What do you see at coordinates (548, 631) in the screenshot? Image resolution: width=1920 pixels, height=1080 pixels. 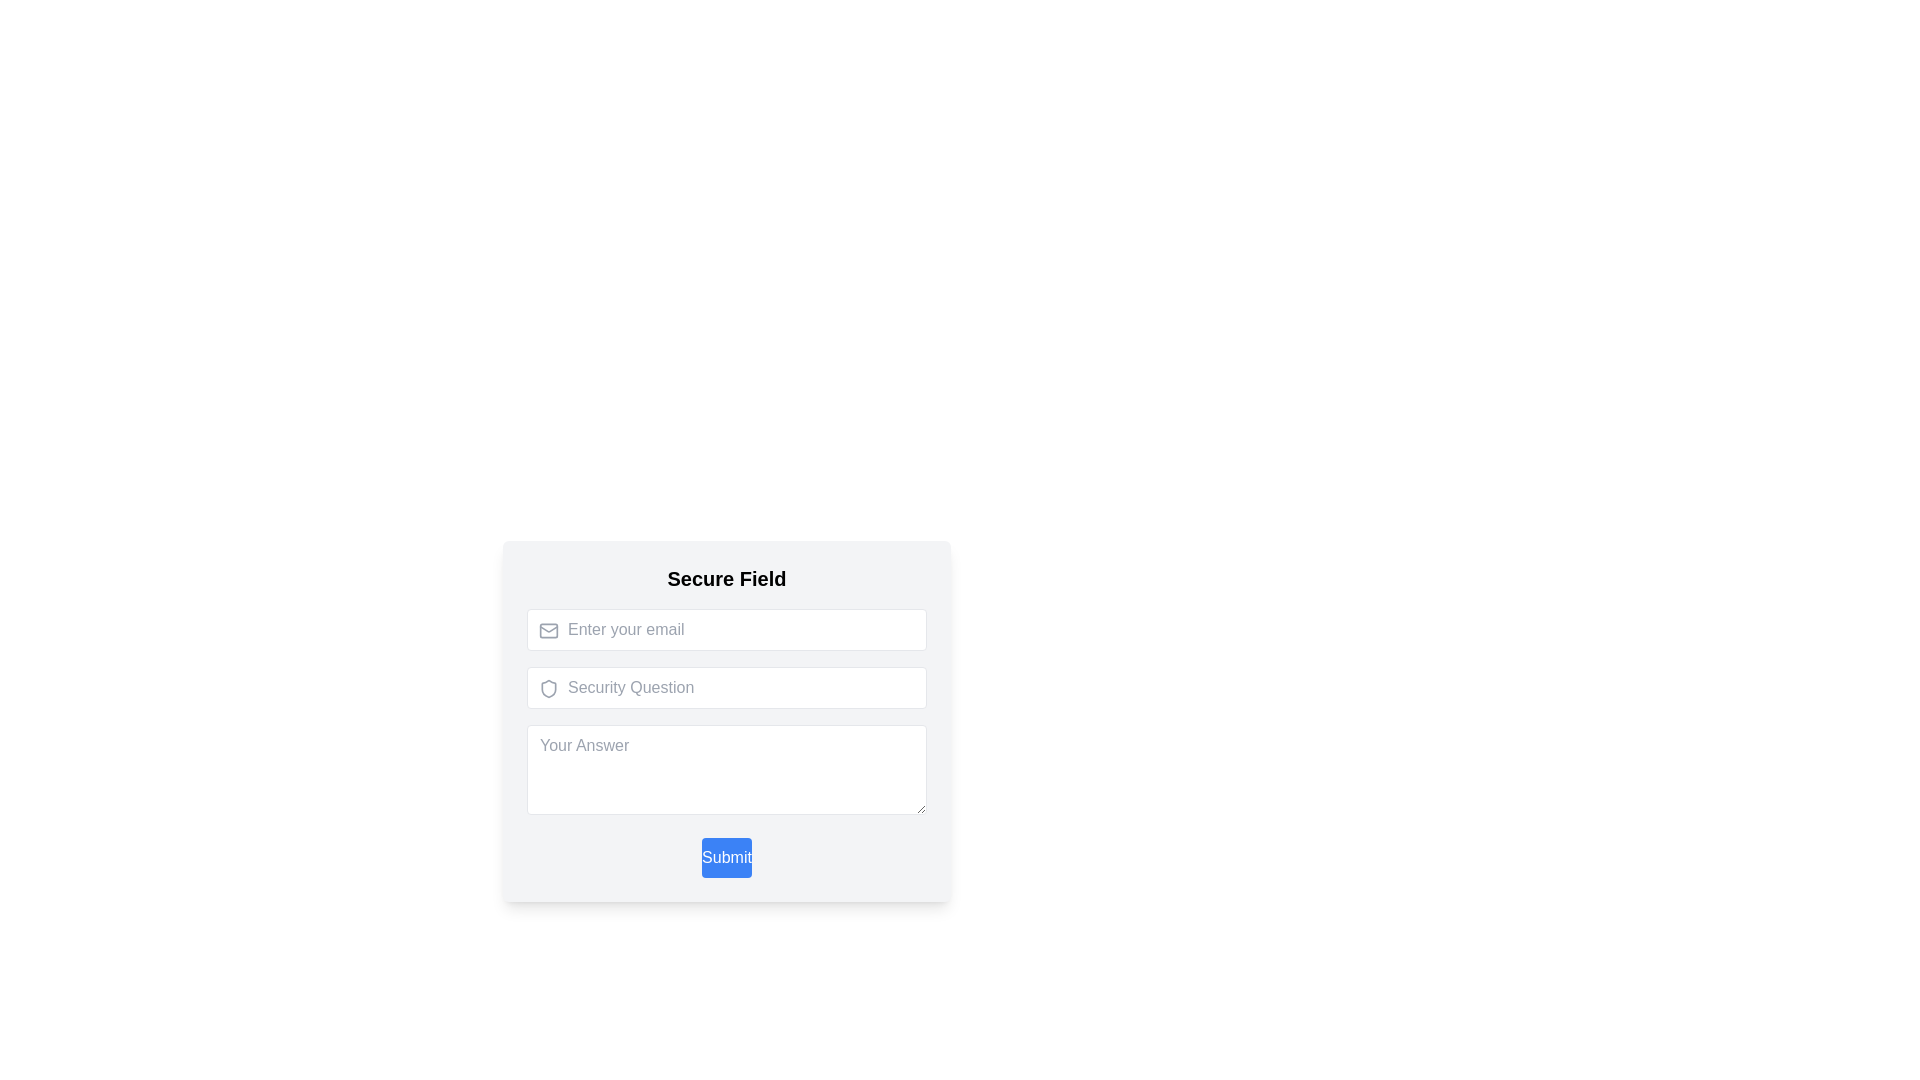 I see `the email address icon embedded within the left side of the 'Enter your email' input field` at bounding box center [548, 631].